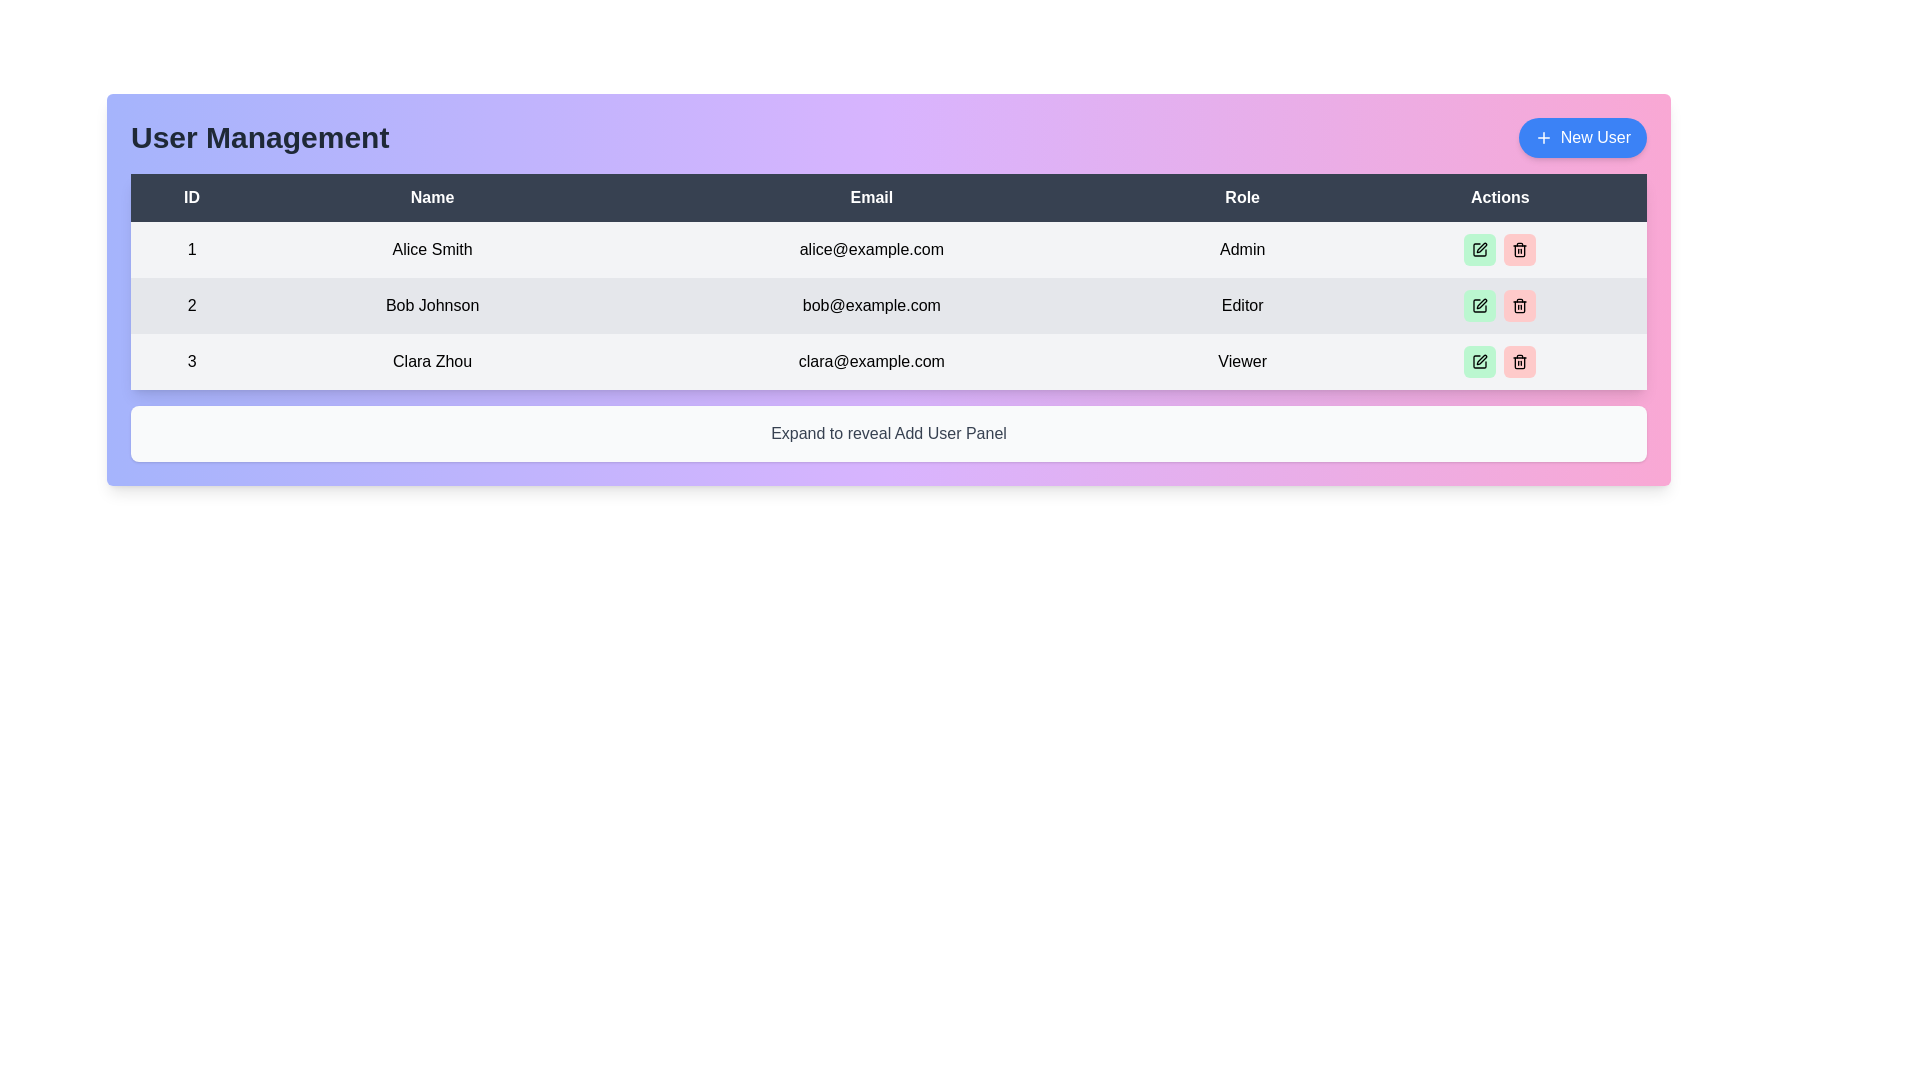  Describe the element at coordinates (1520, 305) in the screenshot. I see `the delete button in the 'Actions' column of the second row associated with the user 'Bob Johnson'` at that location.